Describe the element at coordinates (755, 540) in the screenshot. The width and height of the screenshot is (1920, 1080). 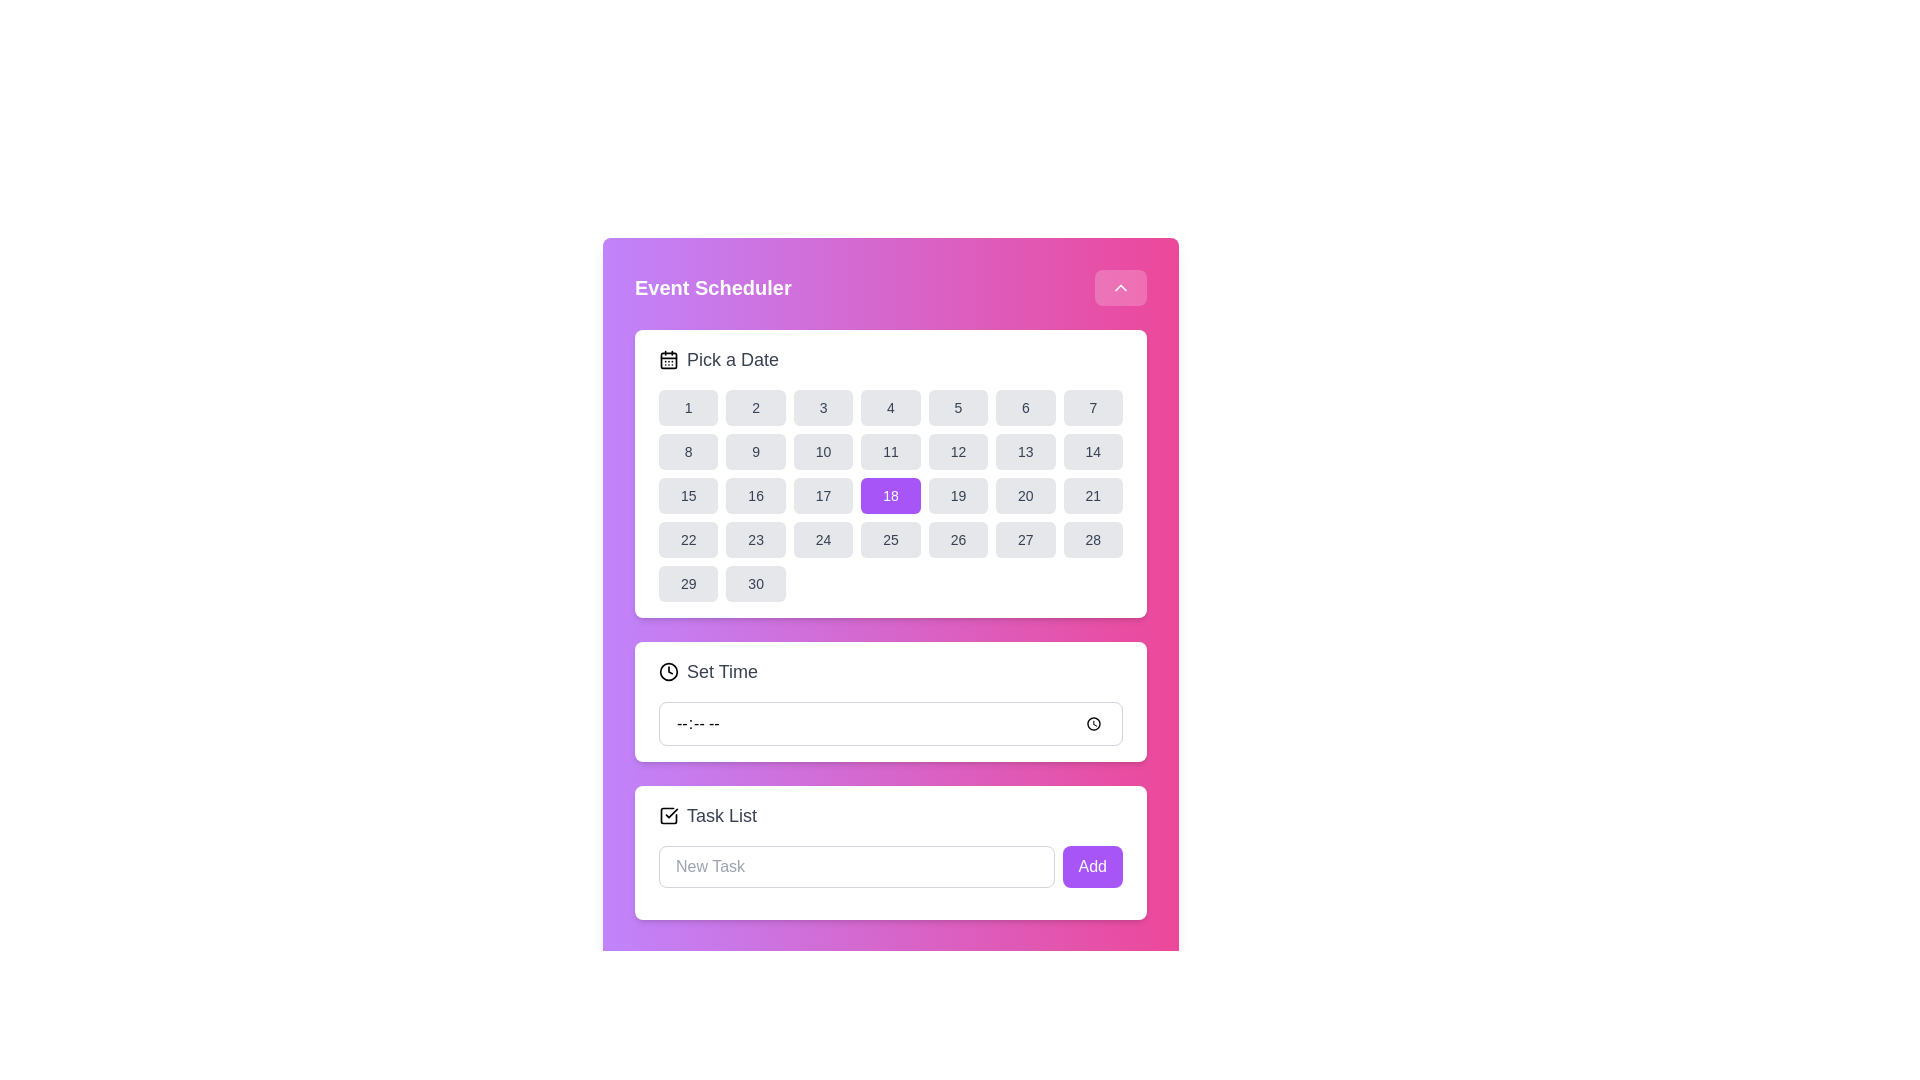
I see `the button displaying the number '23' with a gray background and rounded edges located in the fifth row, second column of the calendar grid` at that location.